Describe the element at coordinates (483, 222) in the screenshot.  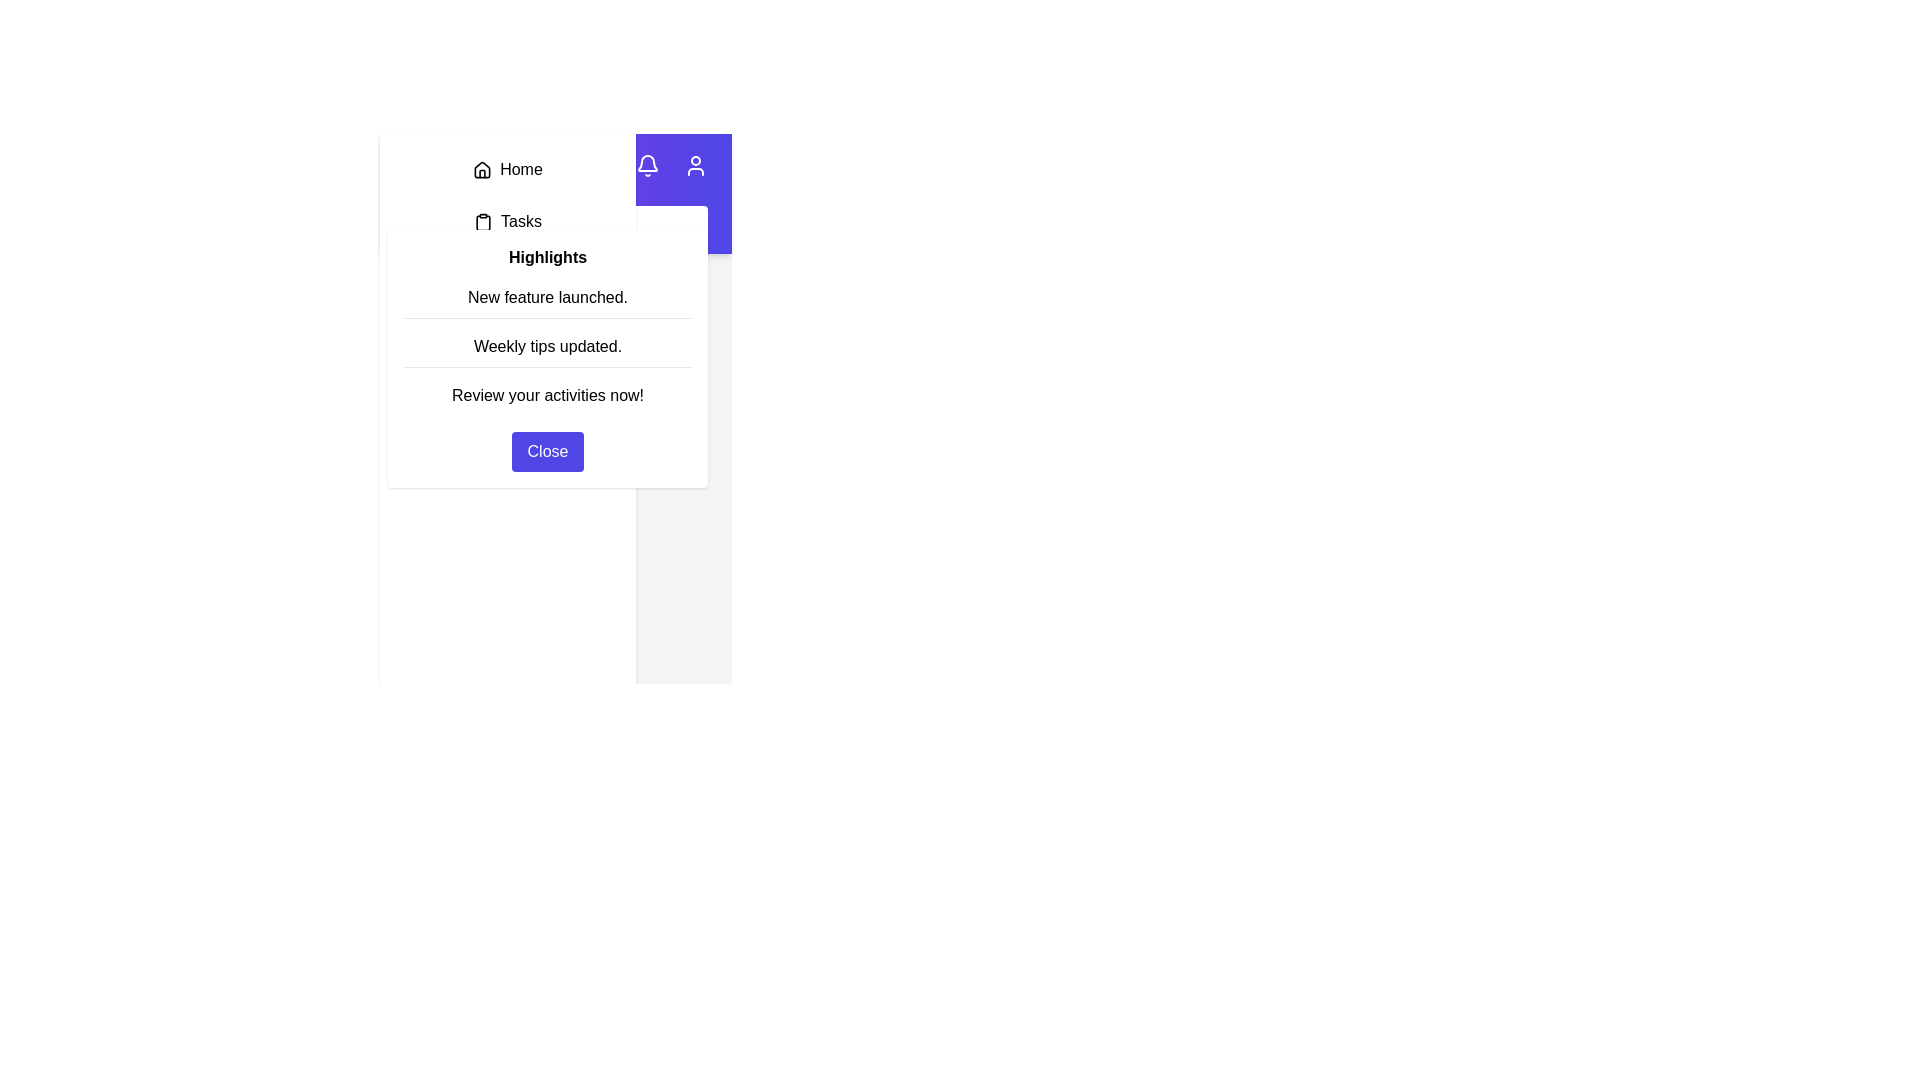
I see `the clipboard icon, which is styled with a black stroke and no fill, located to the left of the 'Tasks' text` at that location.